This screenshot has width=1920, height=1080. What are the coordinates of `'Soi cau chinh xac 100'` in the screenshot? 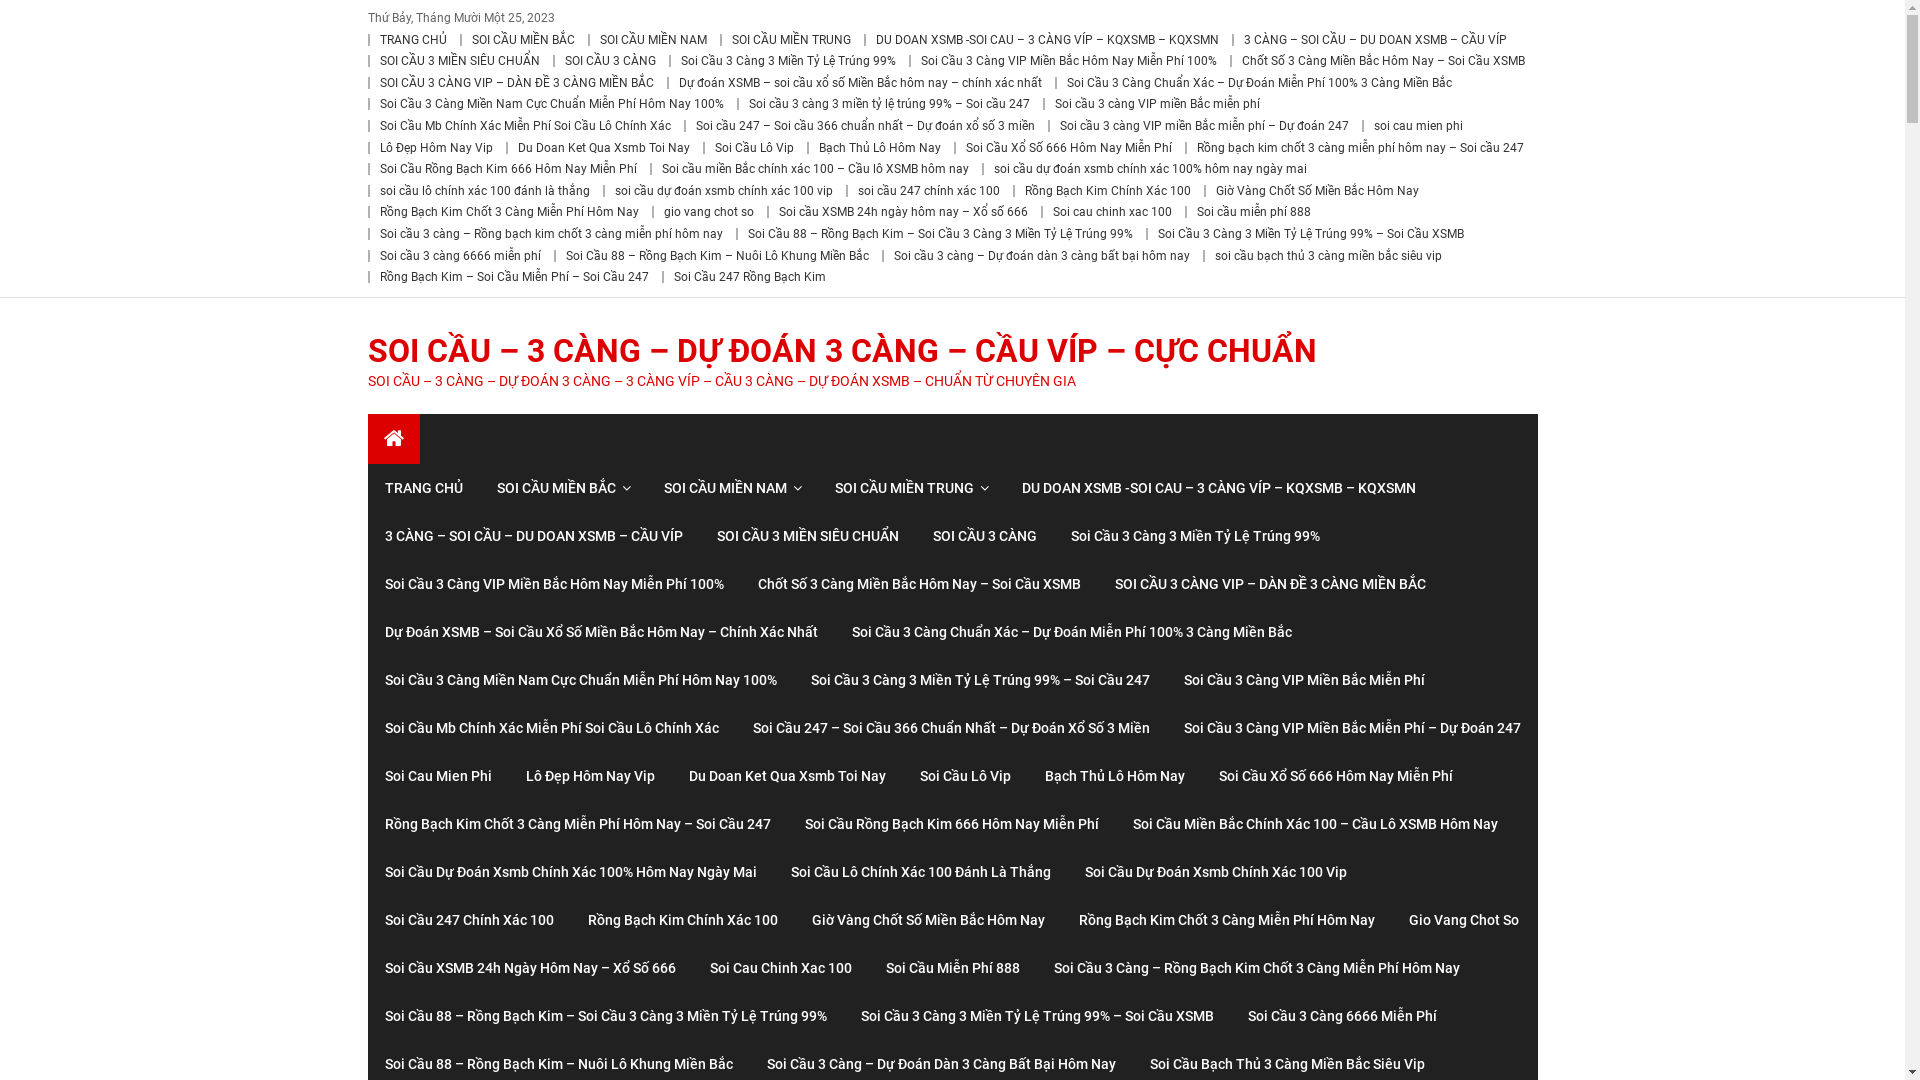 It's located at (1110, 212).